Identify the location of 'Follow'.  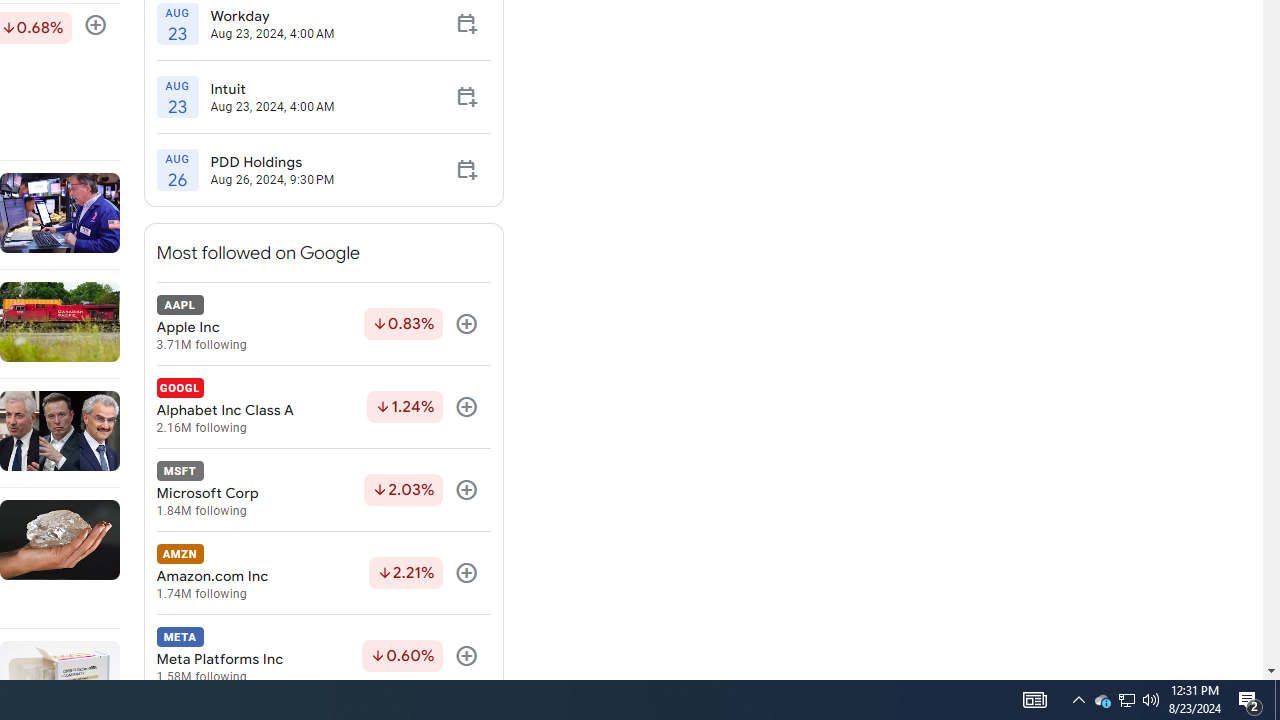
(465, 657).